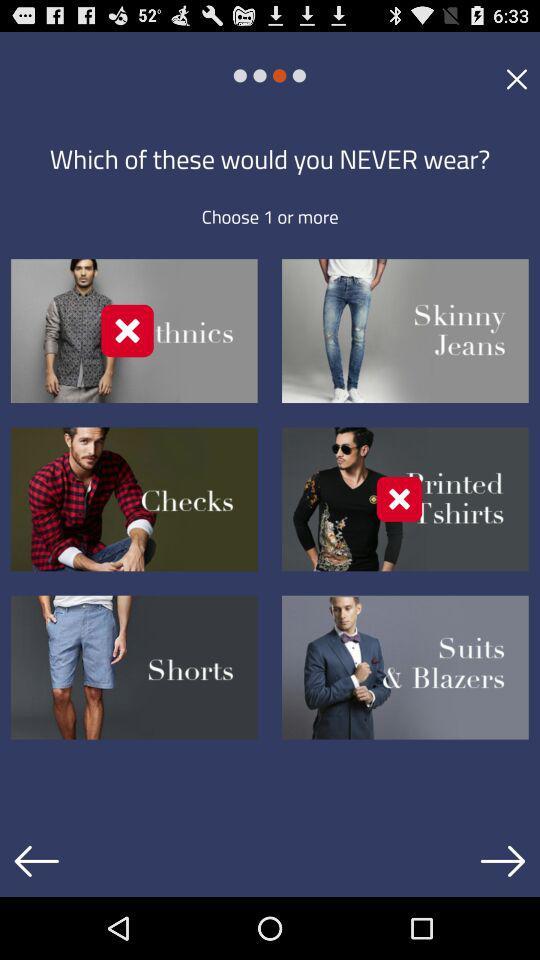  Describe the element at coordinates (516, 78) in the screenshot. I see `icon at the top right corner` at that location.